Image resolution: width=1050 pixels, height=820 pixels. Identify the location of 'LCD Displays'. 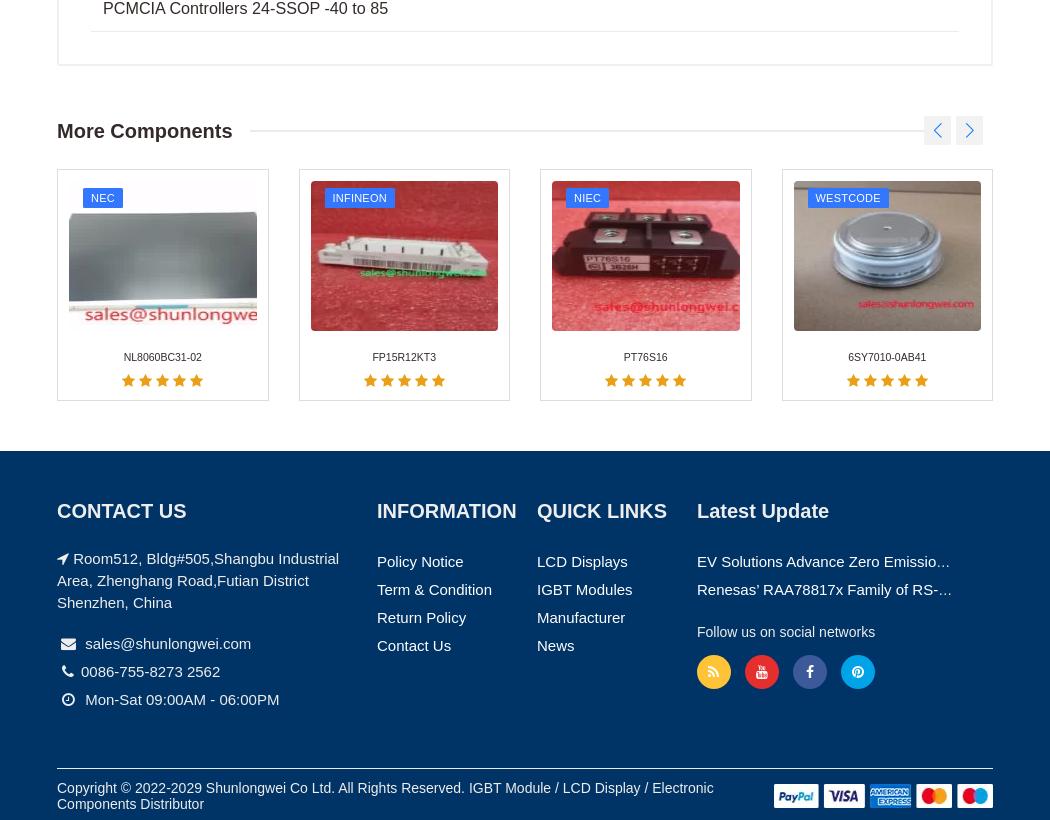
(580, 131).